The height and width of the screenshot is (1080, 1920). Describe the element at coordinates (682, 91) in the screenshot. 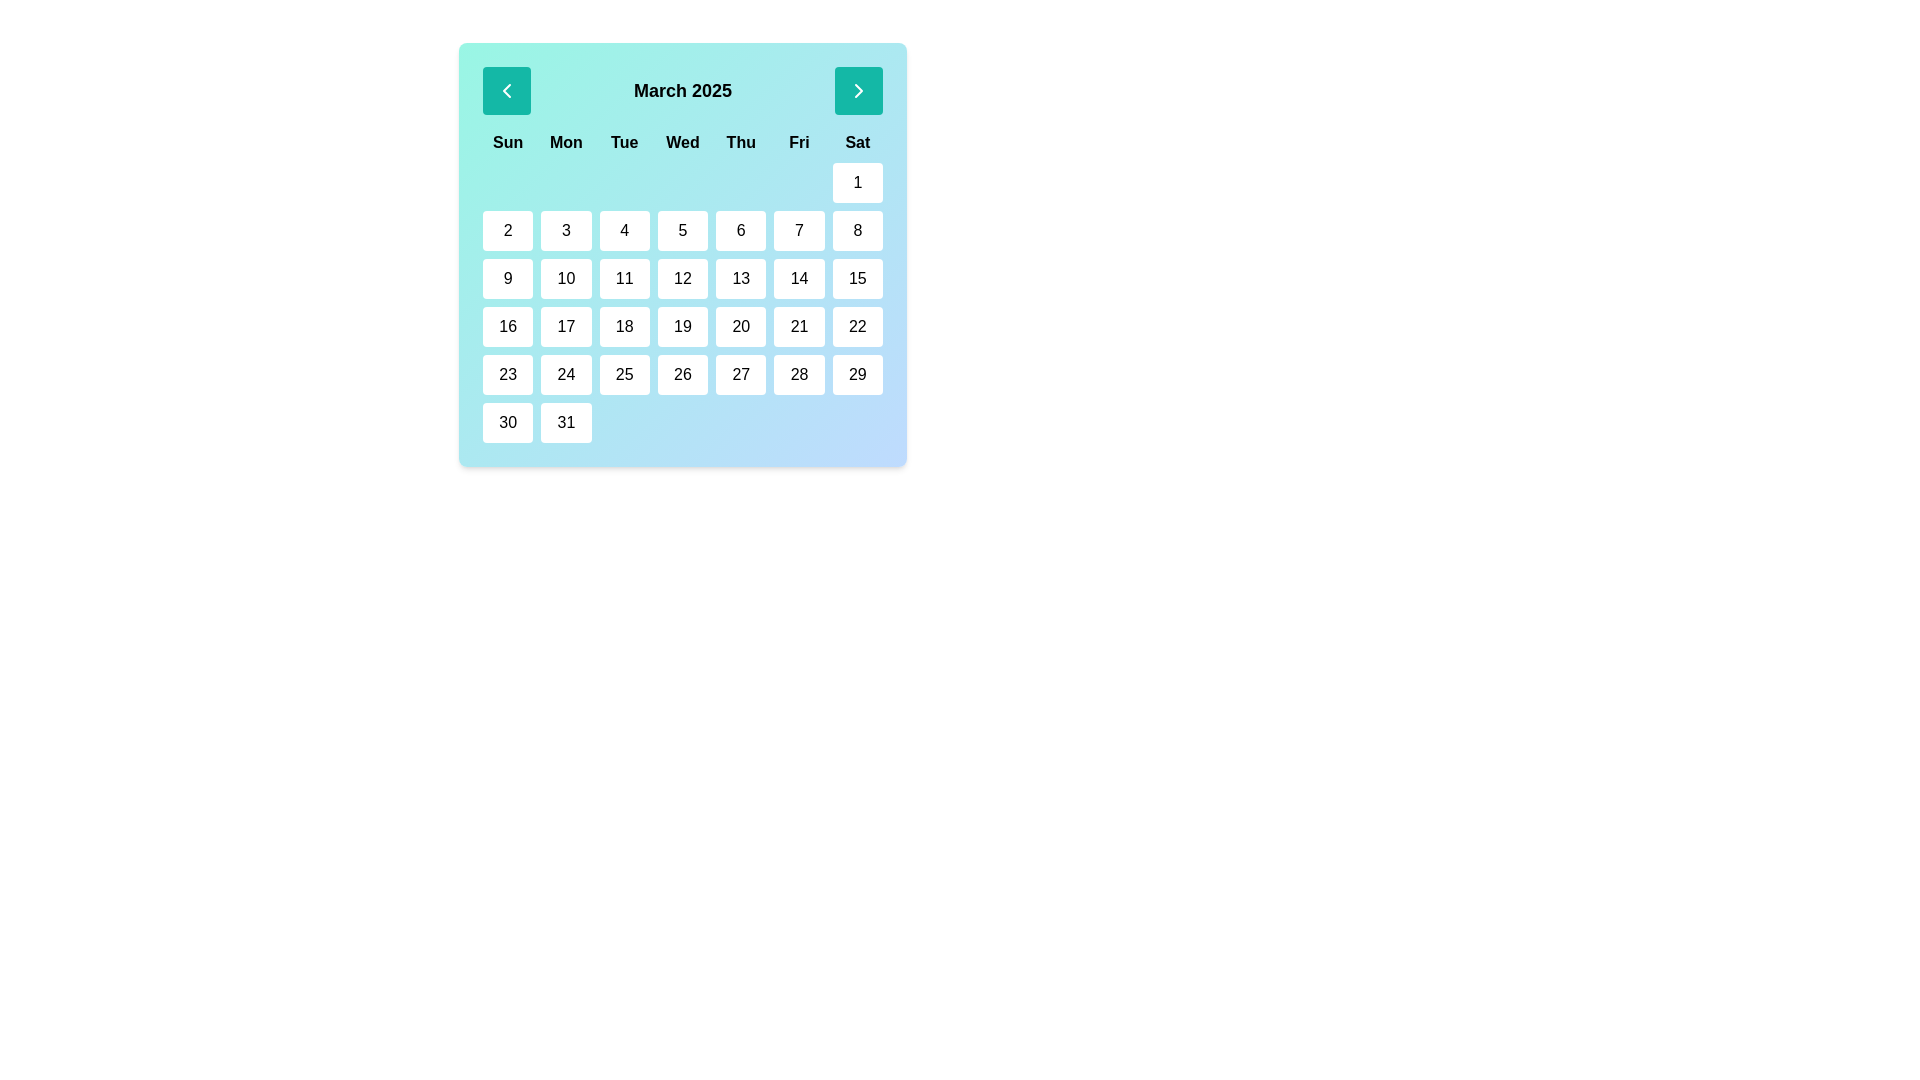

I see `the header displaying 'March 2025' with interactive navigation buttons on either side, located at the top center of the calendar widget` at that location.